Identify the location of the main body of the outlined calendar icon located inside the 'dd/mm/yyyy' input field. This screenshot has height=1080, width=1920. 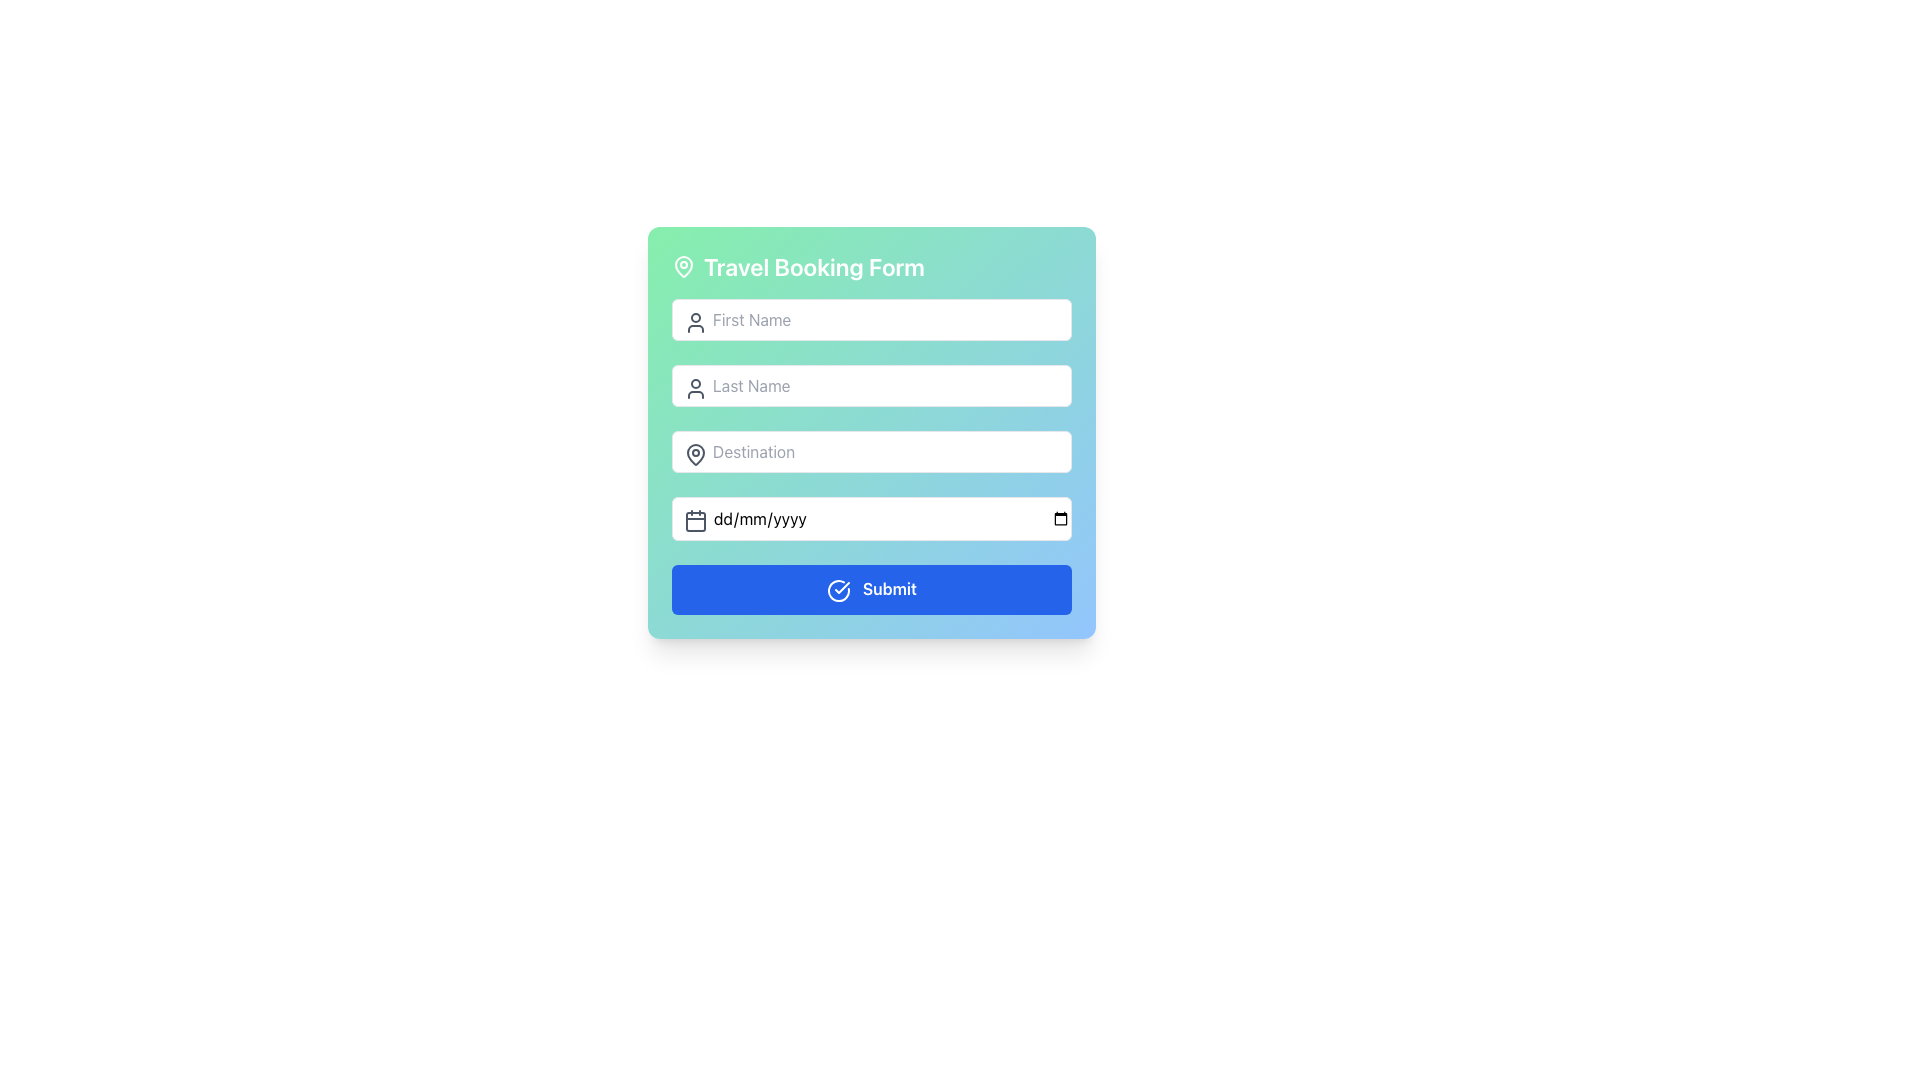
(696, 520).